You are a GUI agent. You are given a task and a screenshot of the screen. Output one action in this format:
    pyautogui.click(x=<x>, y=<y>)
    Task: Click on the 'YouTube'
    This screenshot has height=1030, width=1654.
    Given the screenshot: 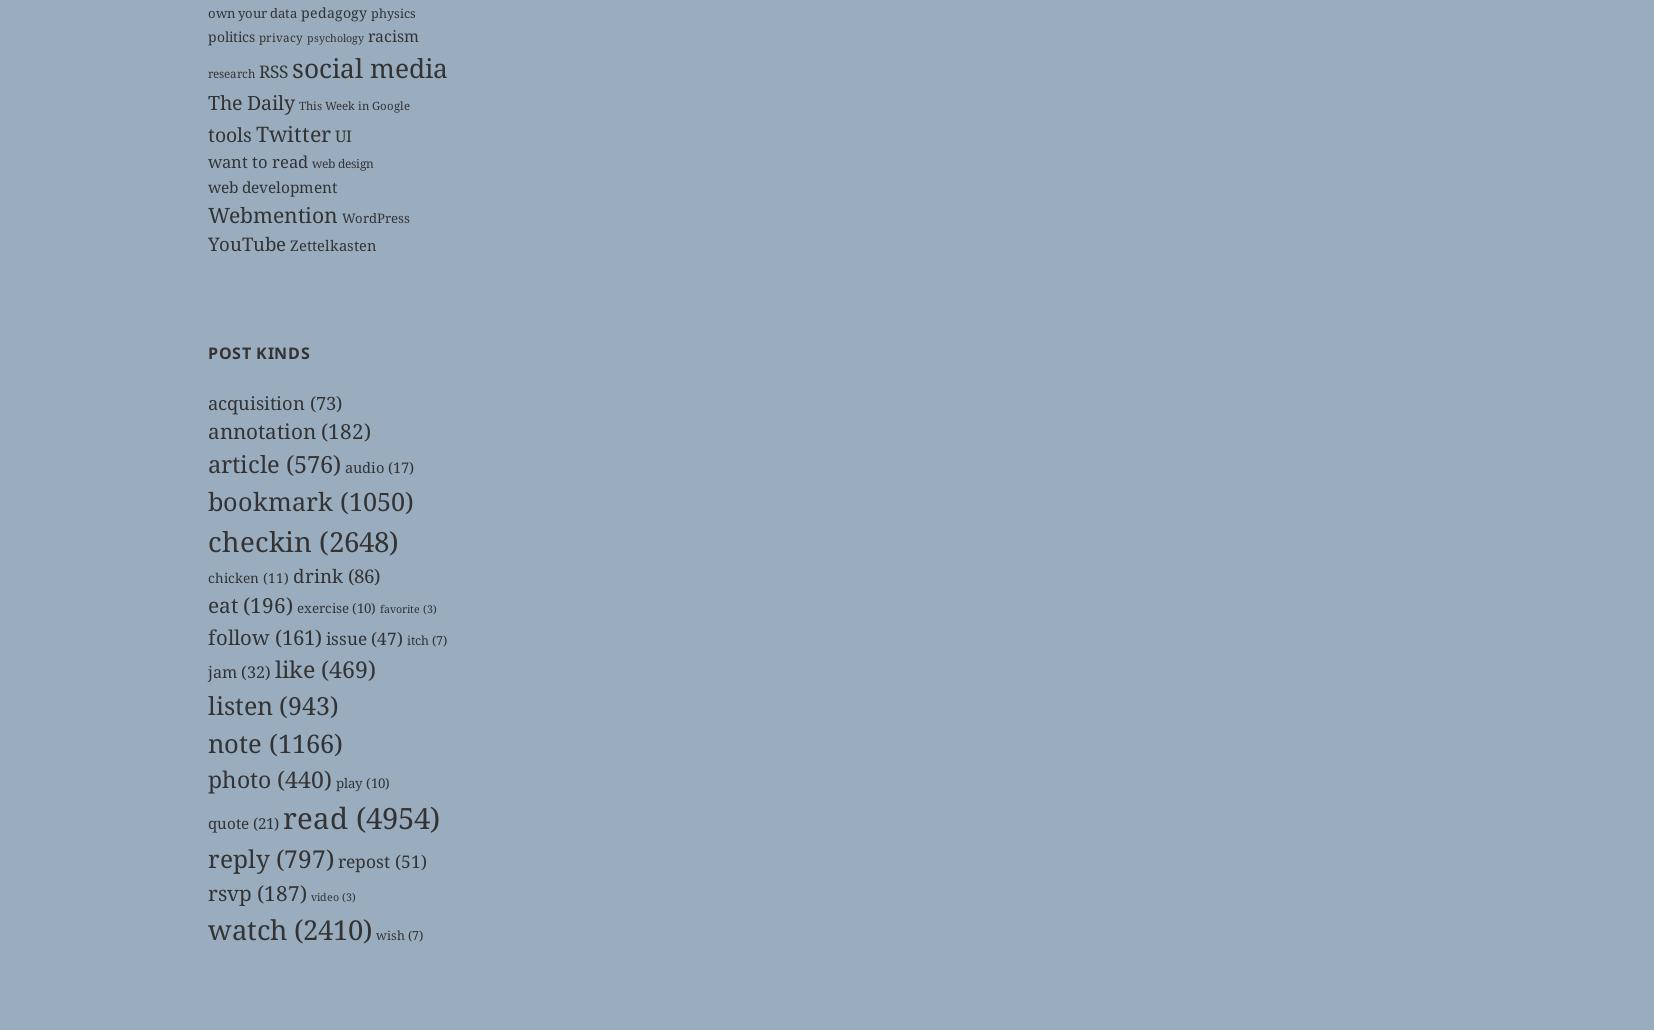 What is the action you would take?
    pyautogui.click(x=245, y=243)
    